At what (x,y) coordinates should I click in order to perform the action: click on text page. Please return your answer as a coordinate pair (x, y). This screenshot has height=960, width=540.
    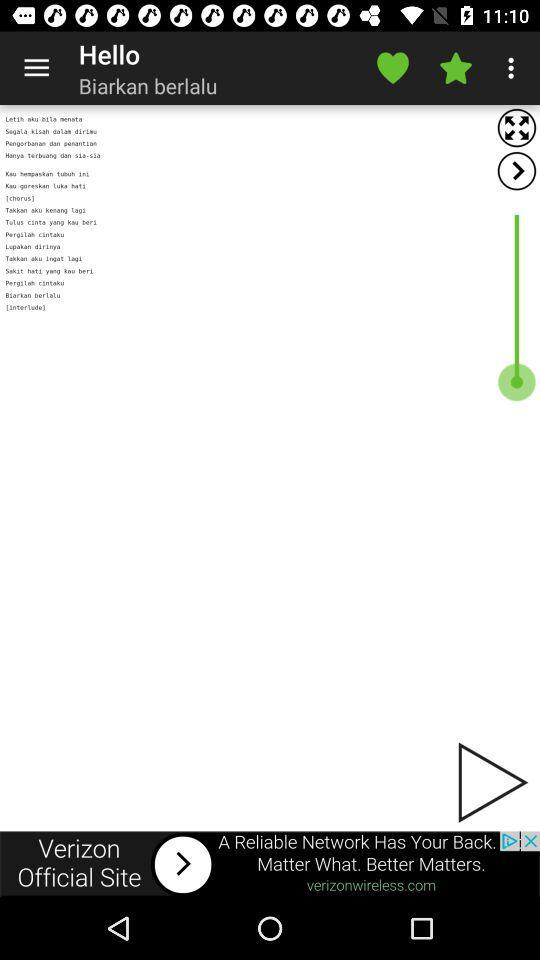
    Looking at the image, I should click on (270, 468).